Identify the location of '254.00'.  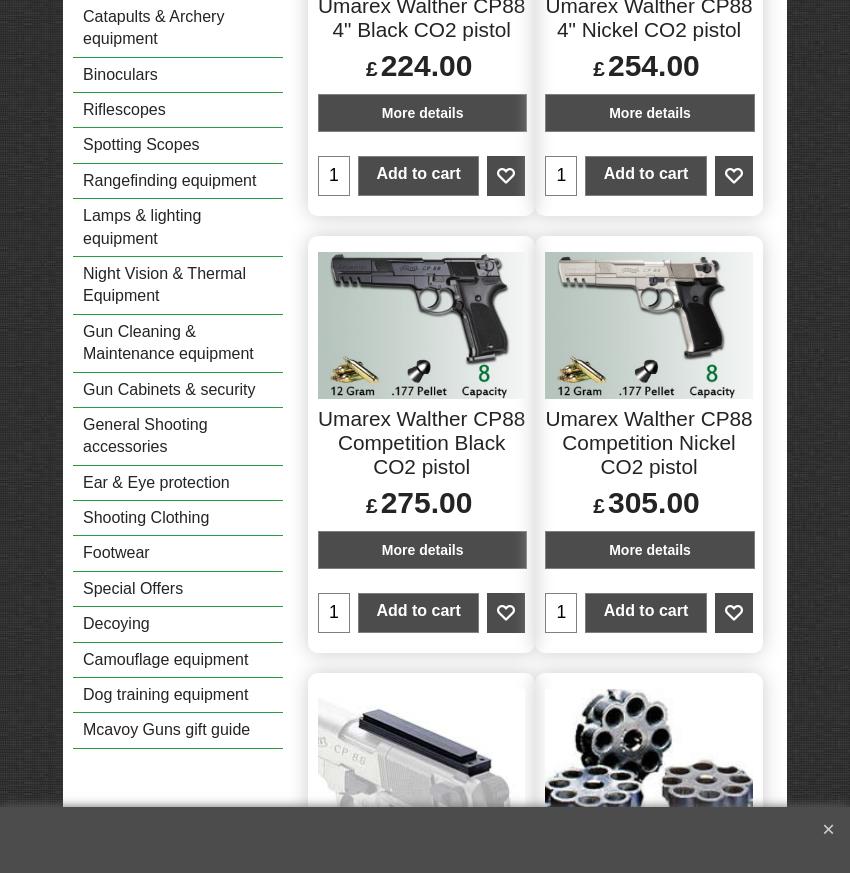
(653, 63).